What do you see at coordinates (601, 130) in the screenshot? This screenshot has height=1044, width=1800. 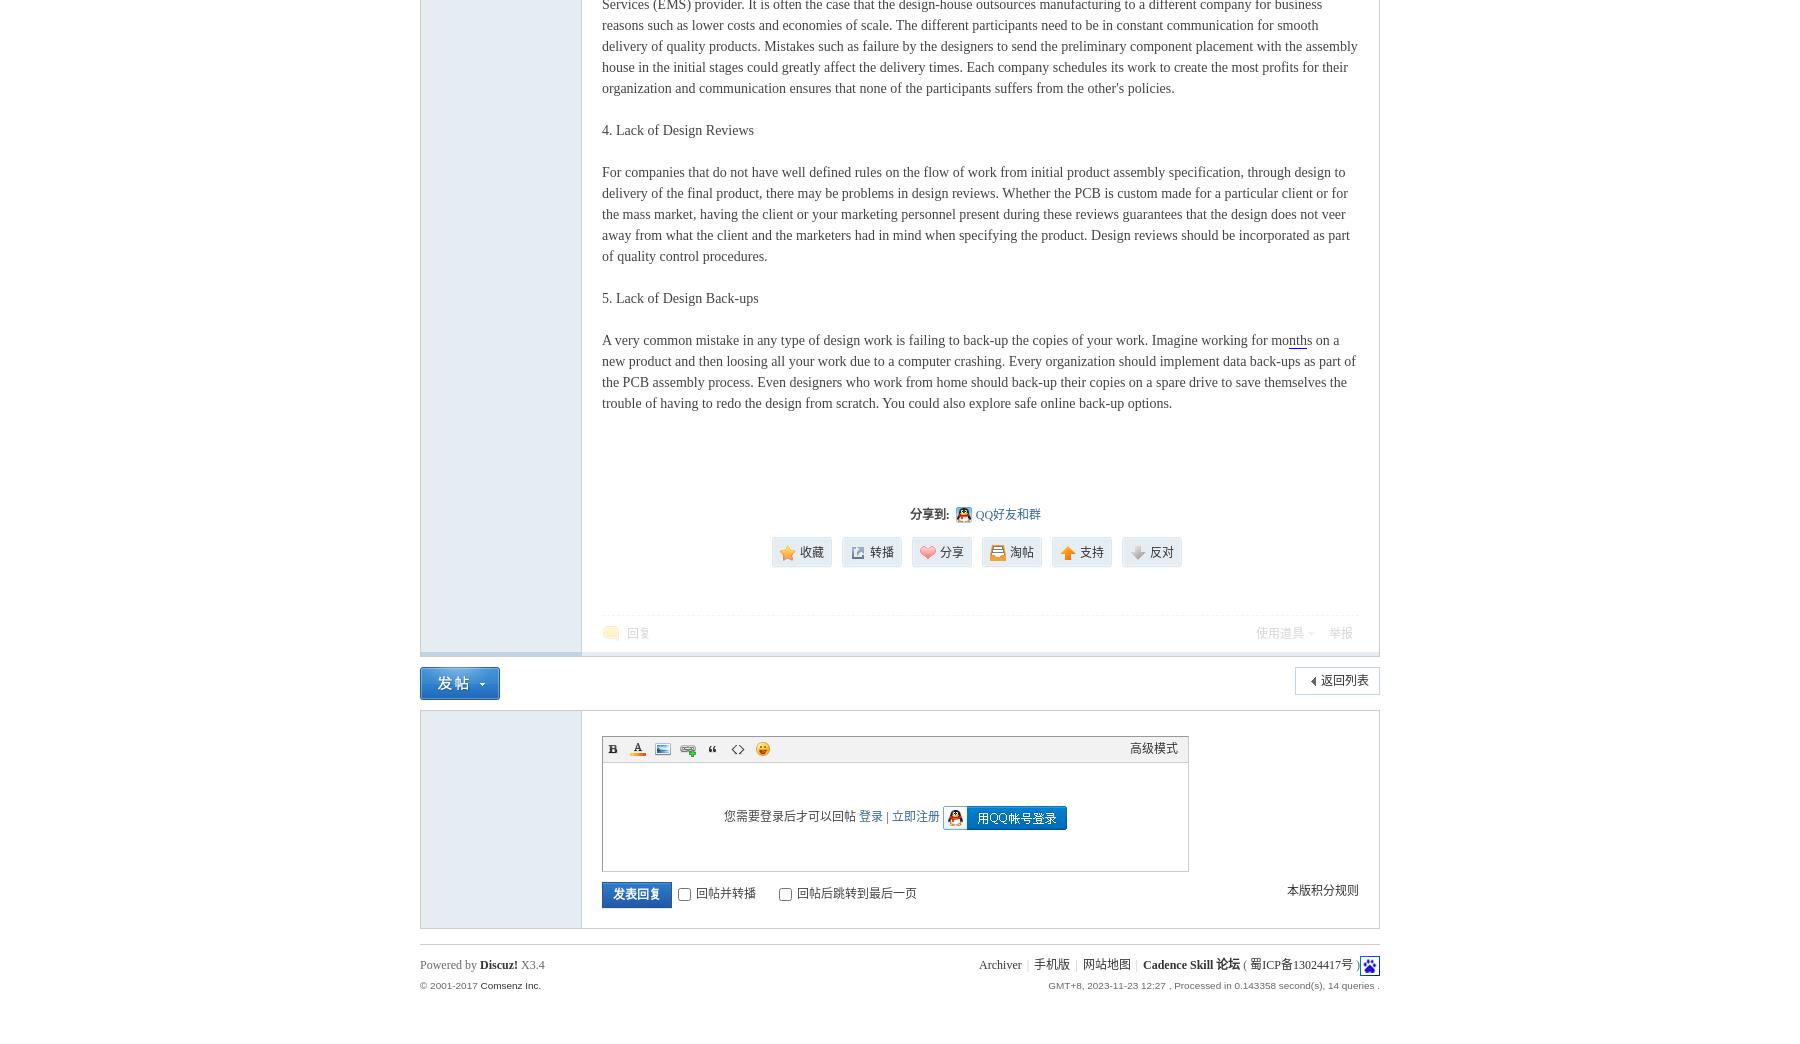 I see `'4. Lack of Design Reviews'` at bounding box center [601, 130].